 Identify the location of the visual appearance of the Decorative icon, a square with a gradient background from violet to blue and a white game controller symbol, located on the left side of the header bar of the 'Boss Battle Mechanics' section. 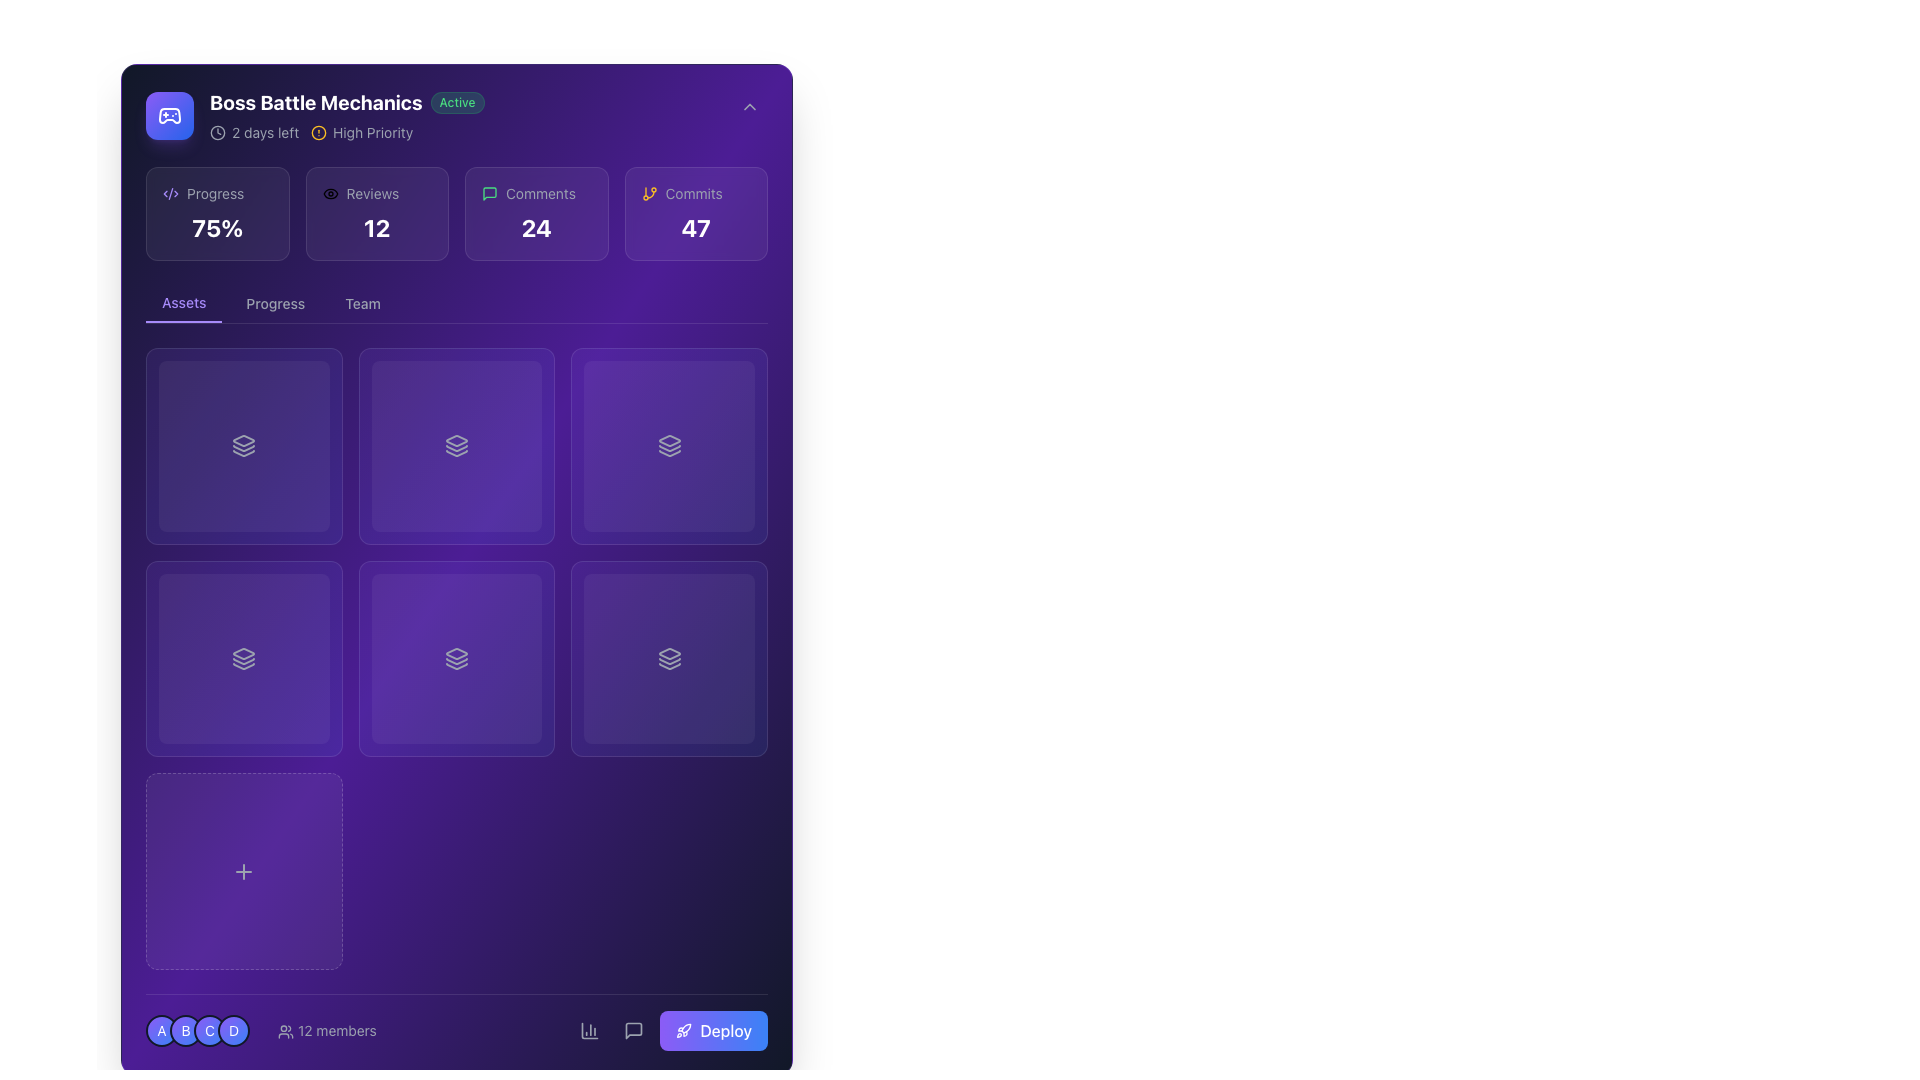
(169, 115).